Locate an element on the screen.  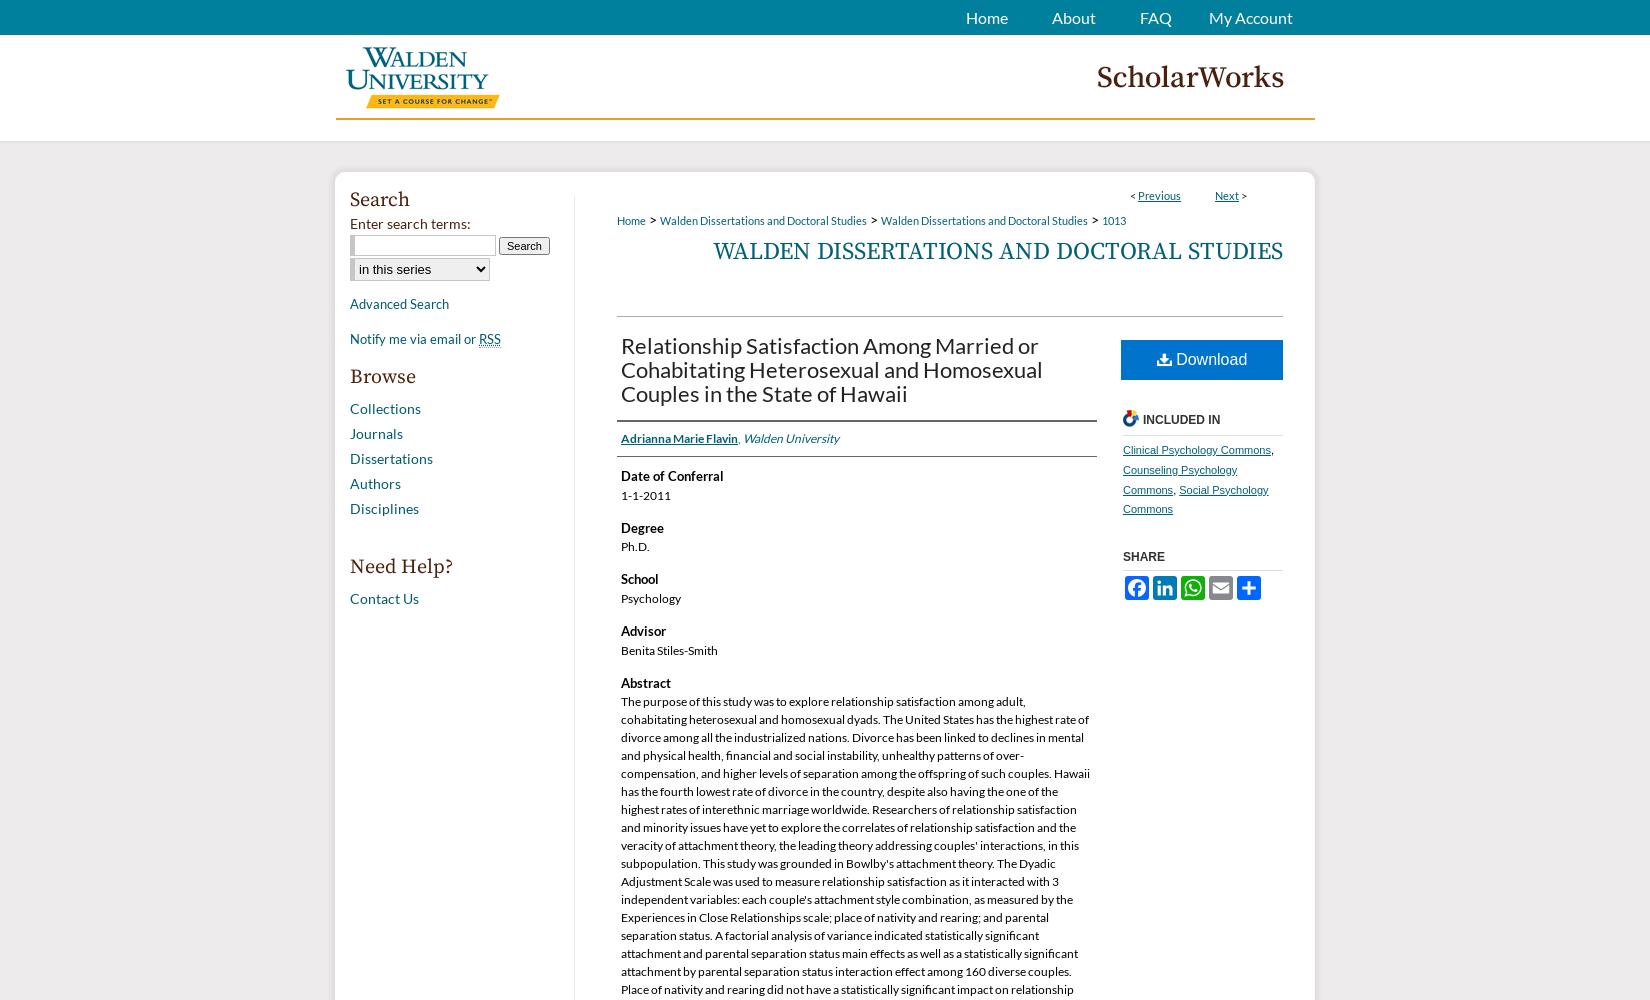
'Authors' is located at coordinates (375, 482).